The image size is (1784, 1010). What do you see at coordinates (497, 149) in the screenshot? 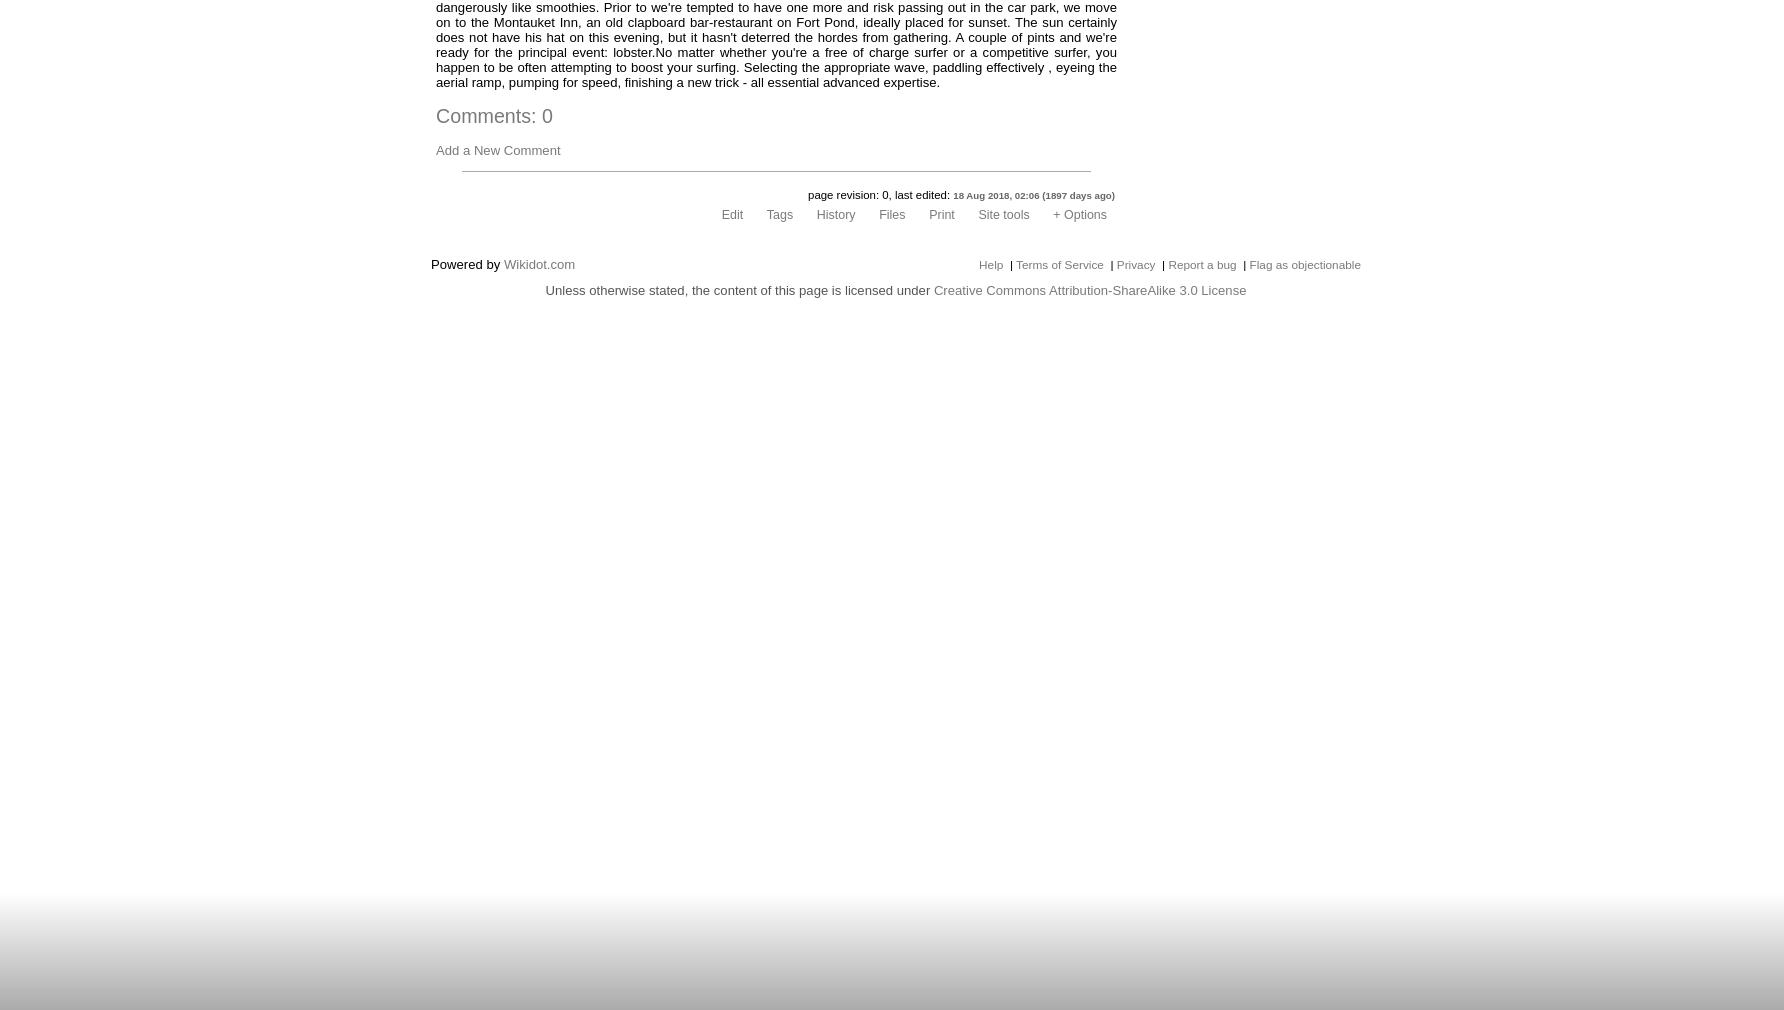
I see `'Add a New Comment'` at bounding box center [497, 149].